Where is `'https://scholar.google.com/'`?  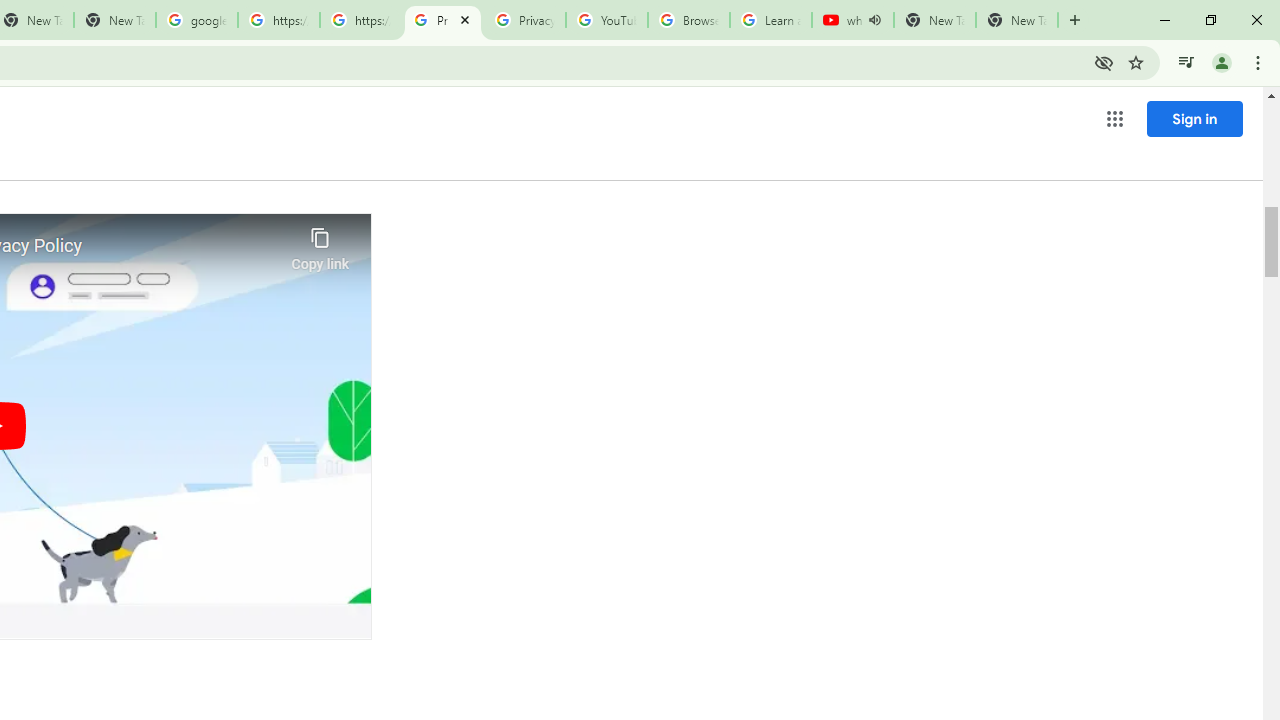 'https://scholar.google.com/' is located at coordinates (278, 20).